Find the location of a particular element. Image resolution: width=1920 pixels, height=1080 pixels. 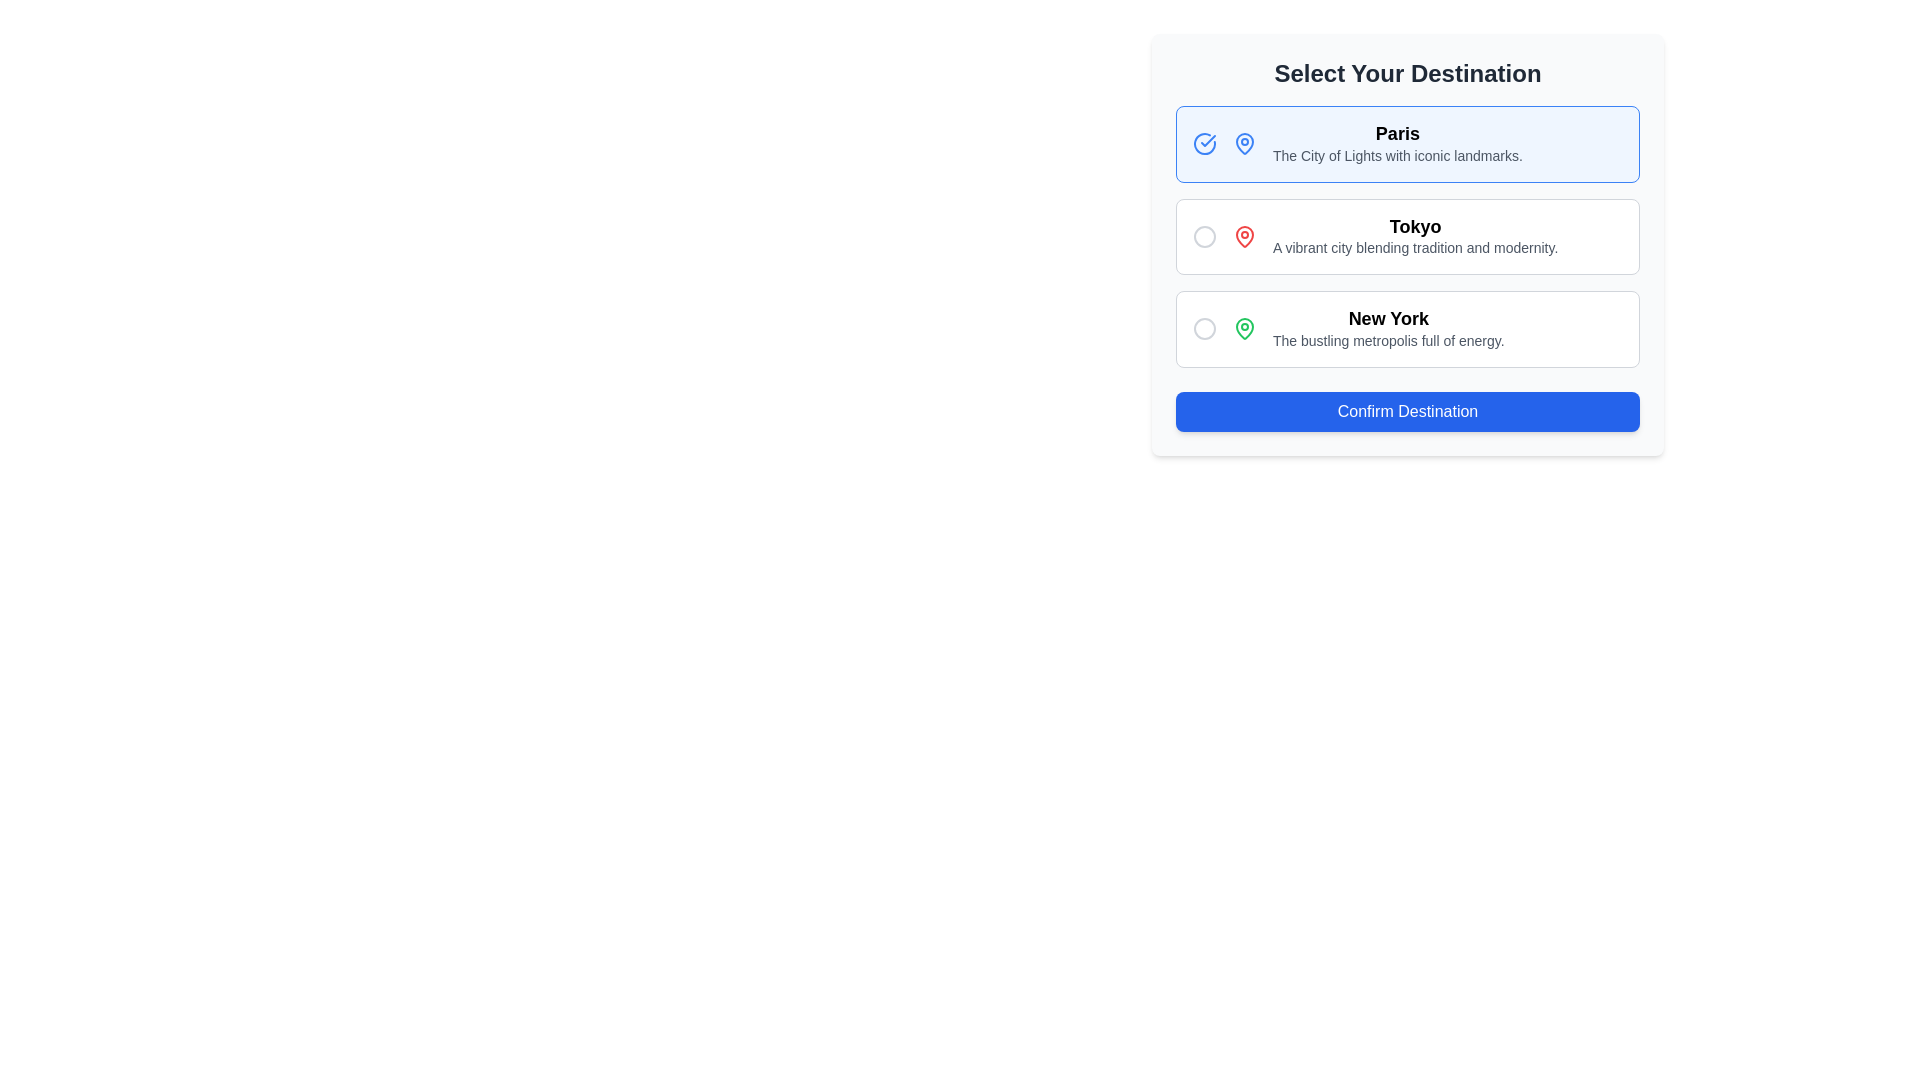

the pin icon located in the upper-right area of the 'Paris' card, which is positioned to the right of the check-circle icon is located at coordinates (1243, 142).